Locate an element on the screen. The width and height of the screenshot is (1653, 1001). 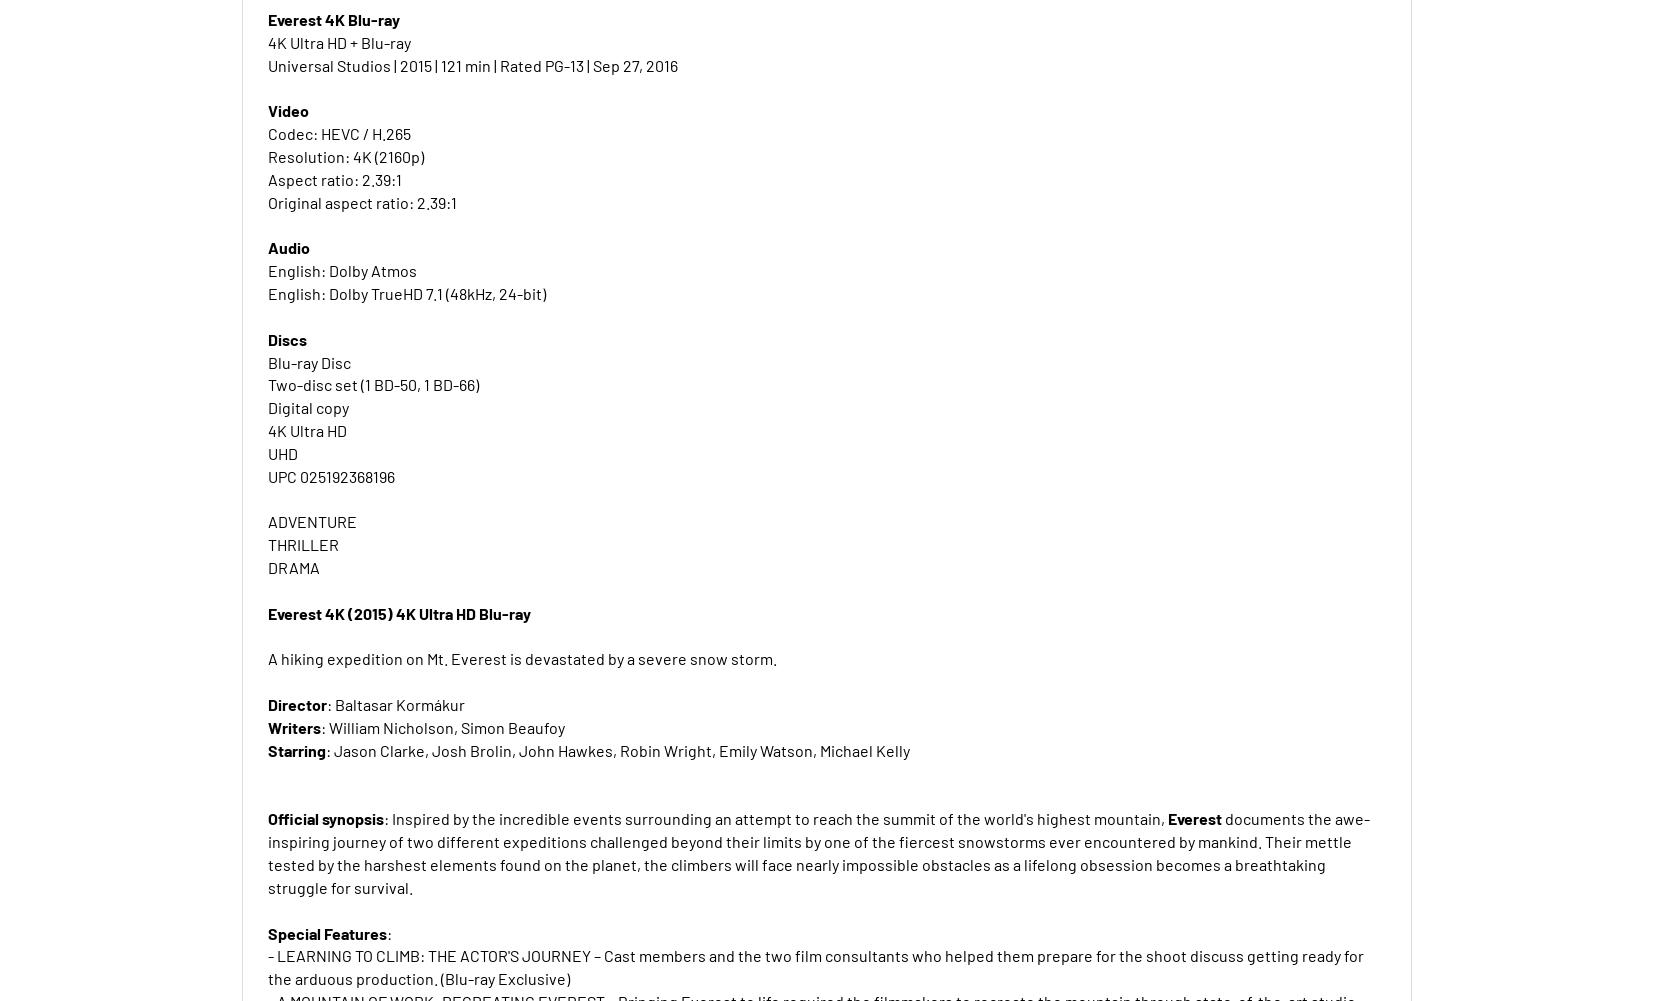
'4K Ultra HD' is located at coordinates (305, 430).